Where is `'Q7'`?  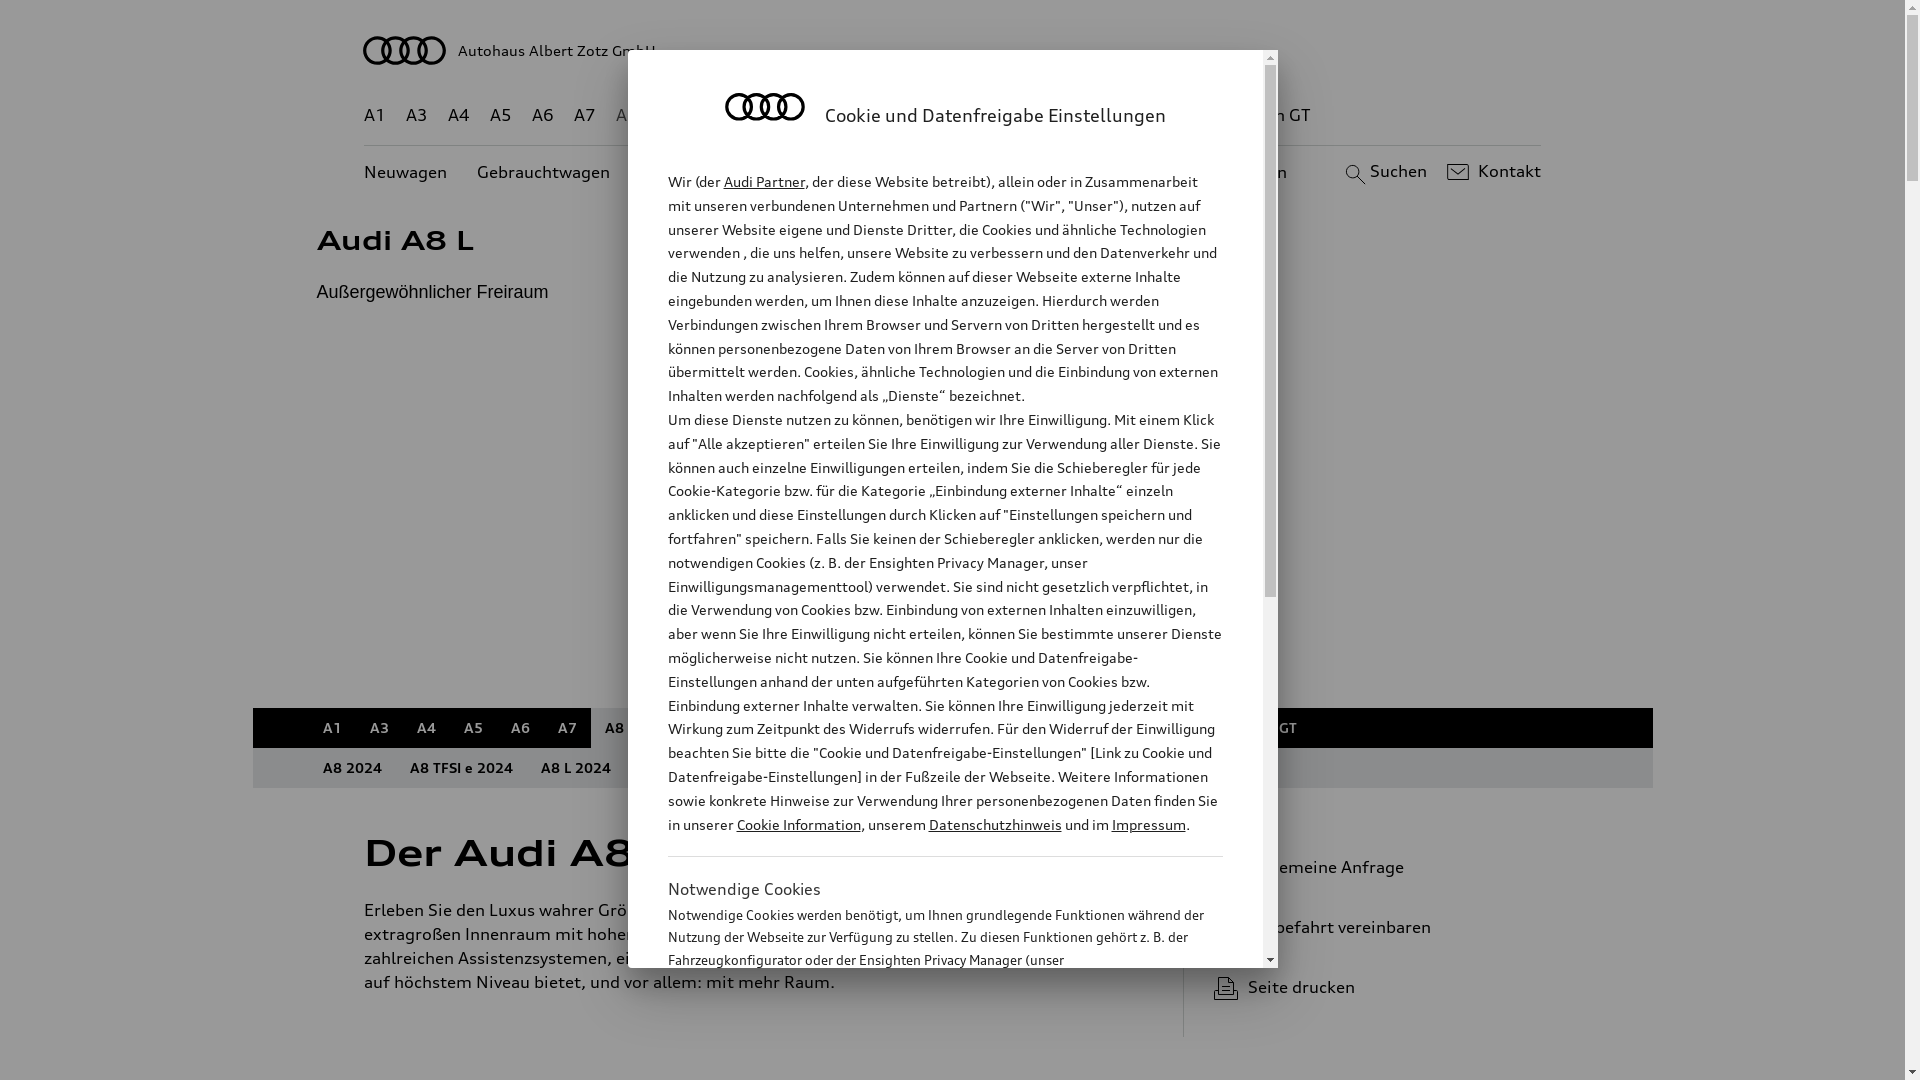 'Q7' is located at coordinates (893, 115).